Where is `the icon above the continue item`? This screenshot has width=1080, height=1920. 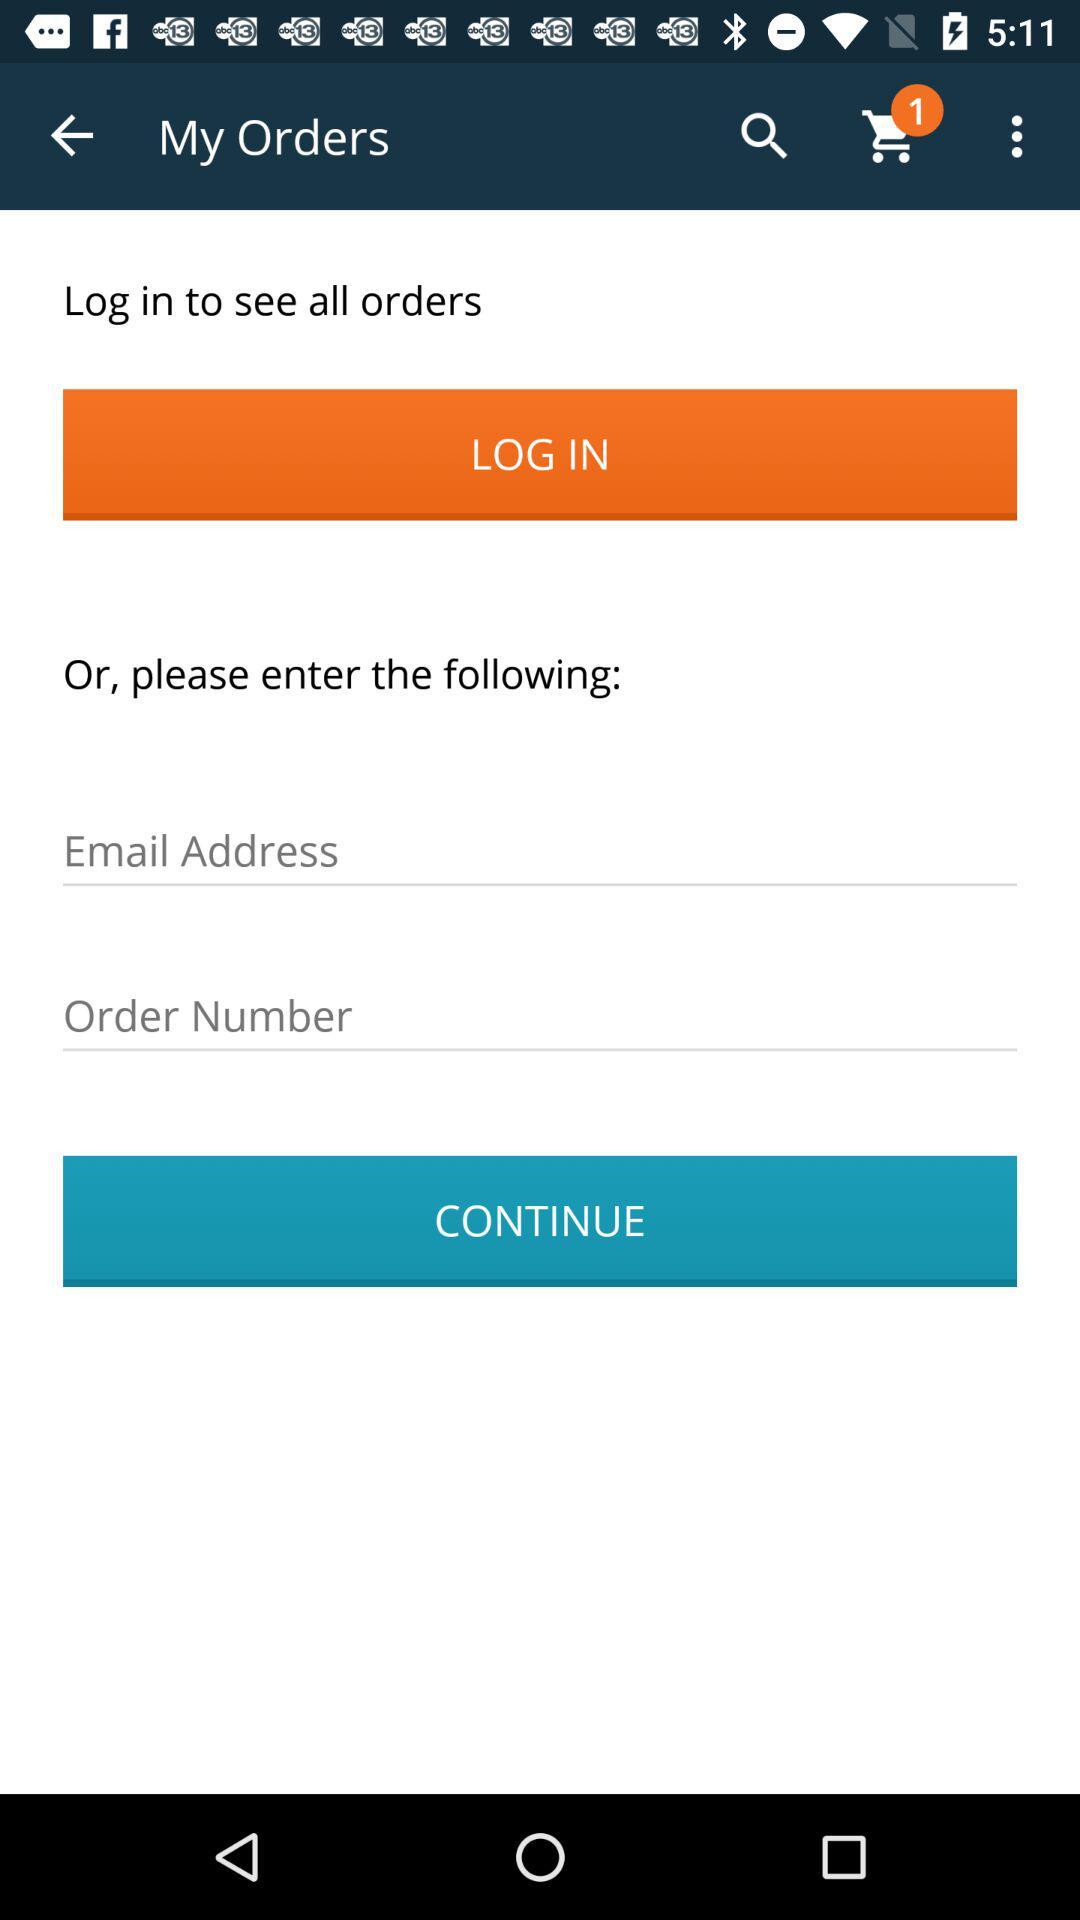 the icon above the continue item is located at coordinates (540, 1016).